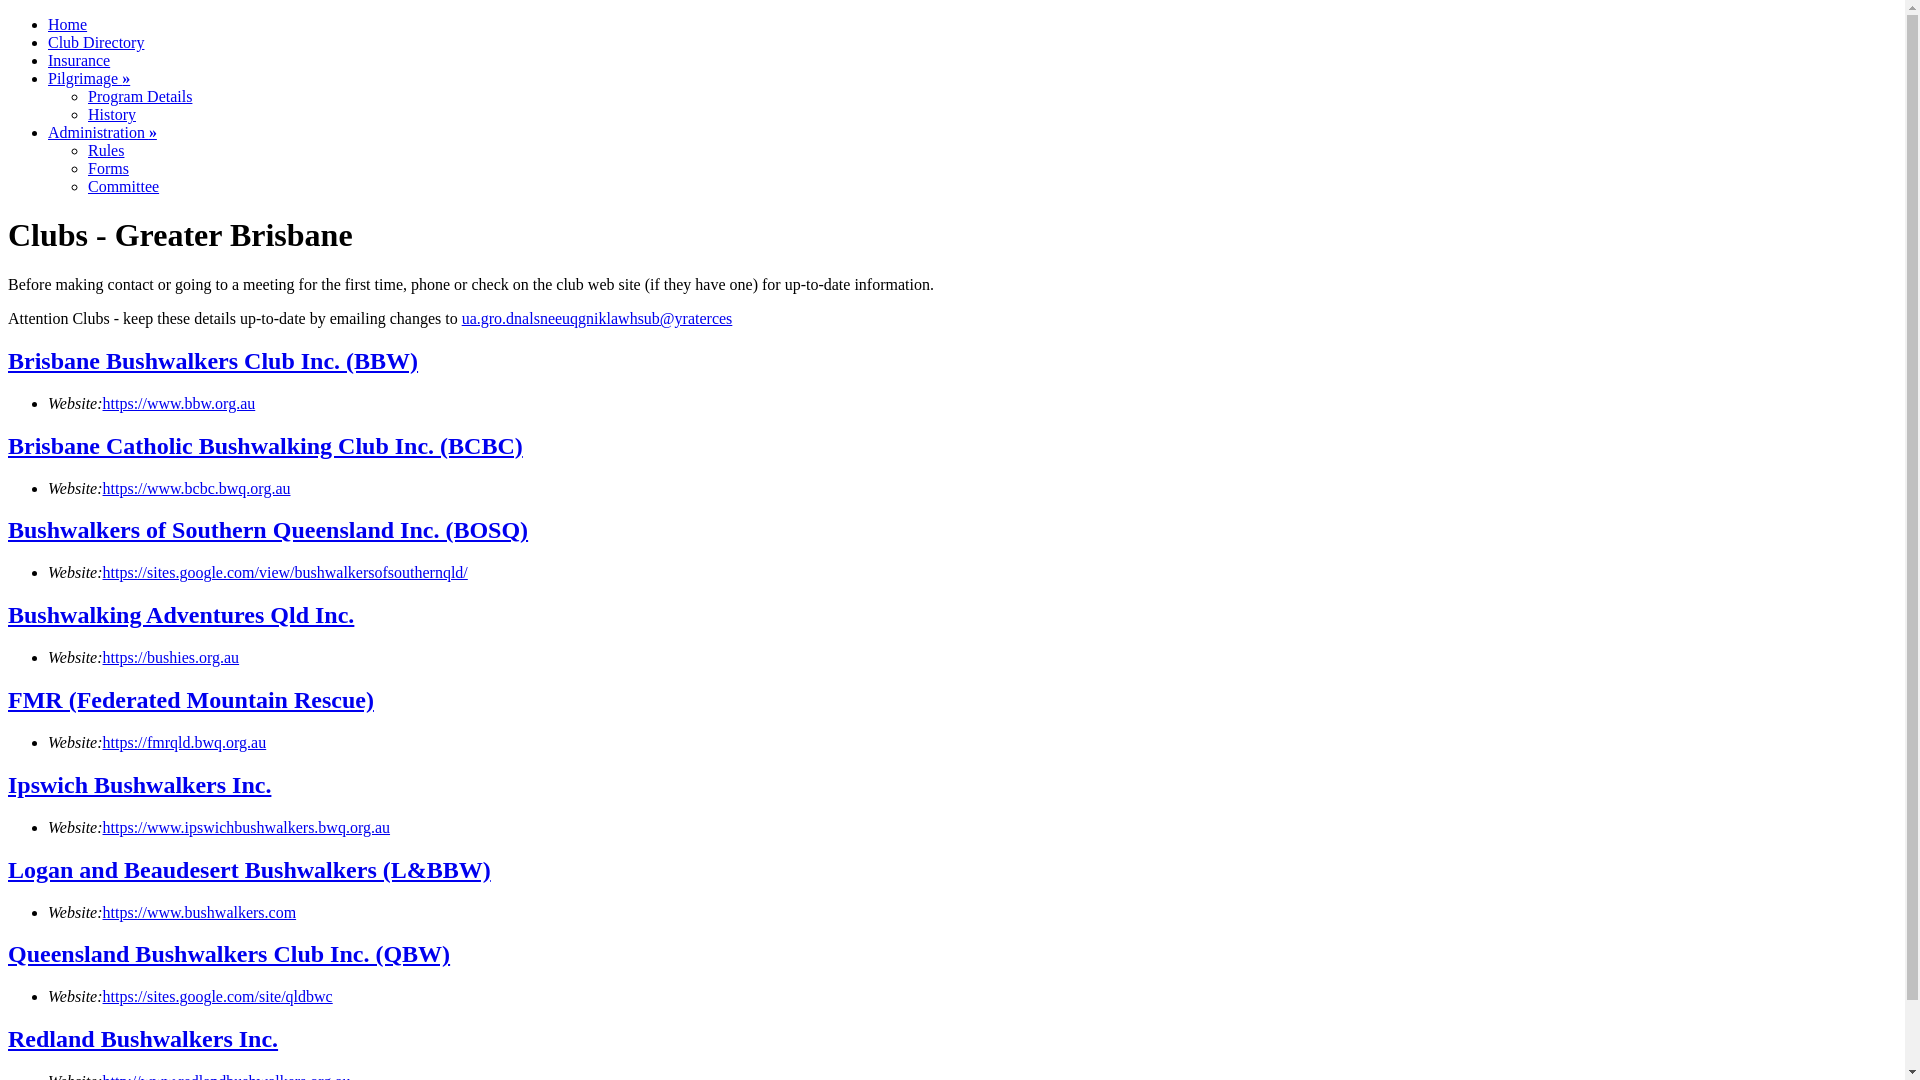 Image resolution: width=1920 pixels, height=1080 pixels. Describe the element at coordinates (101, 572) in the screenshot. I see `'https://sites.google.com/view/bushwalkersofsouthernqld/'` at that location.